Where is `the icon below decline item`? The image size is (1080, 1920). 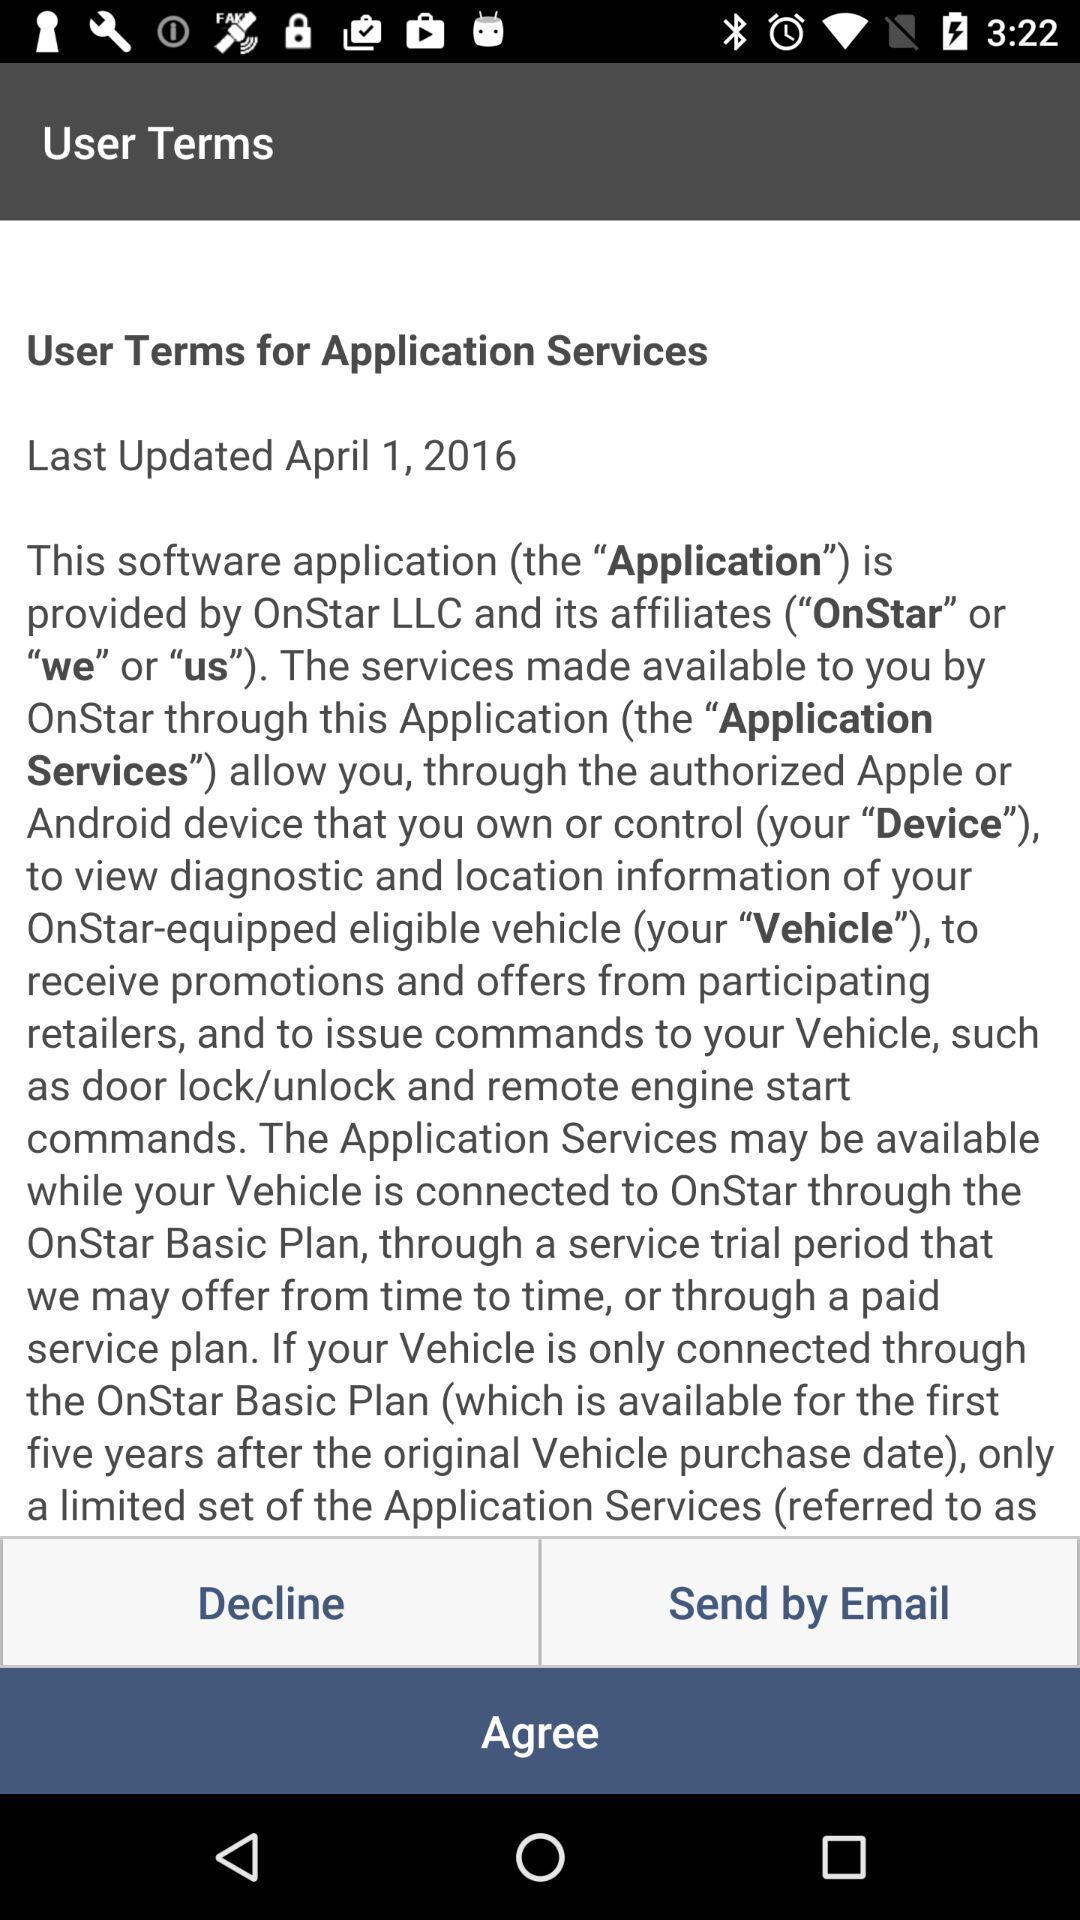
the icon below decline item is located at coordinates (540, 1730).